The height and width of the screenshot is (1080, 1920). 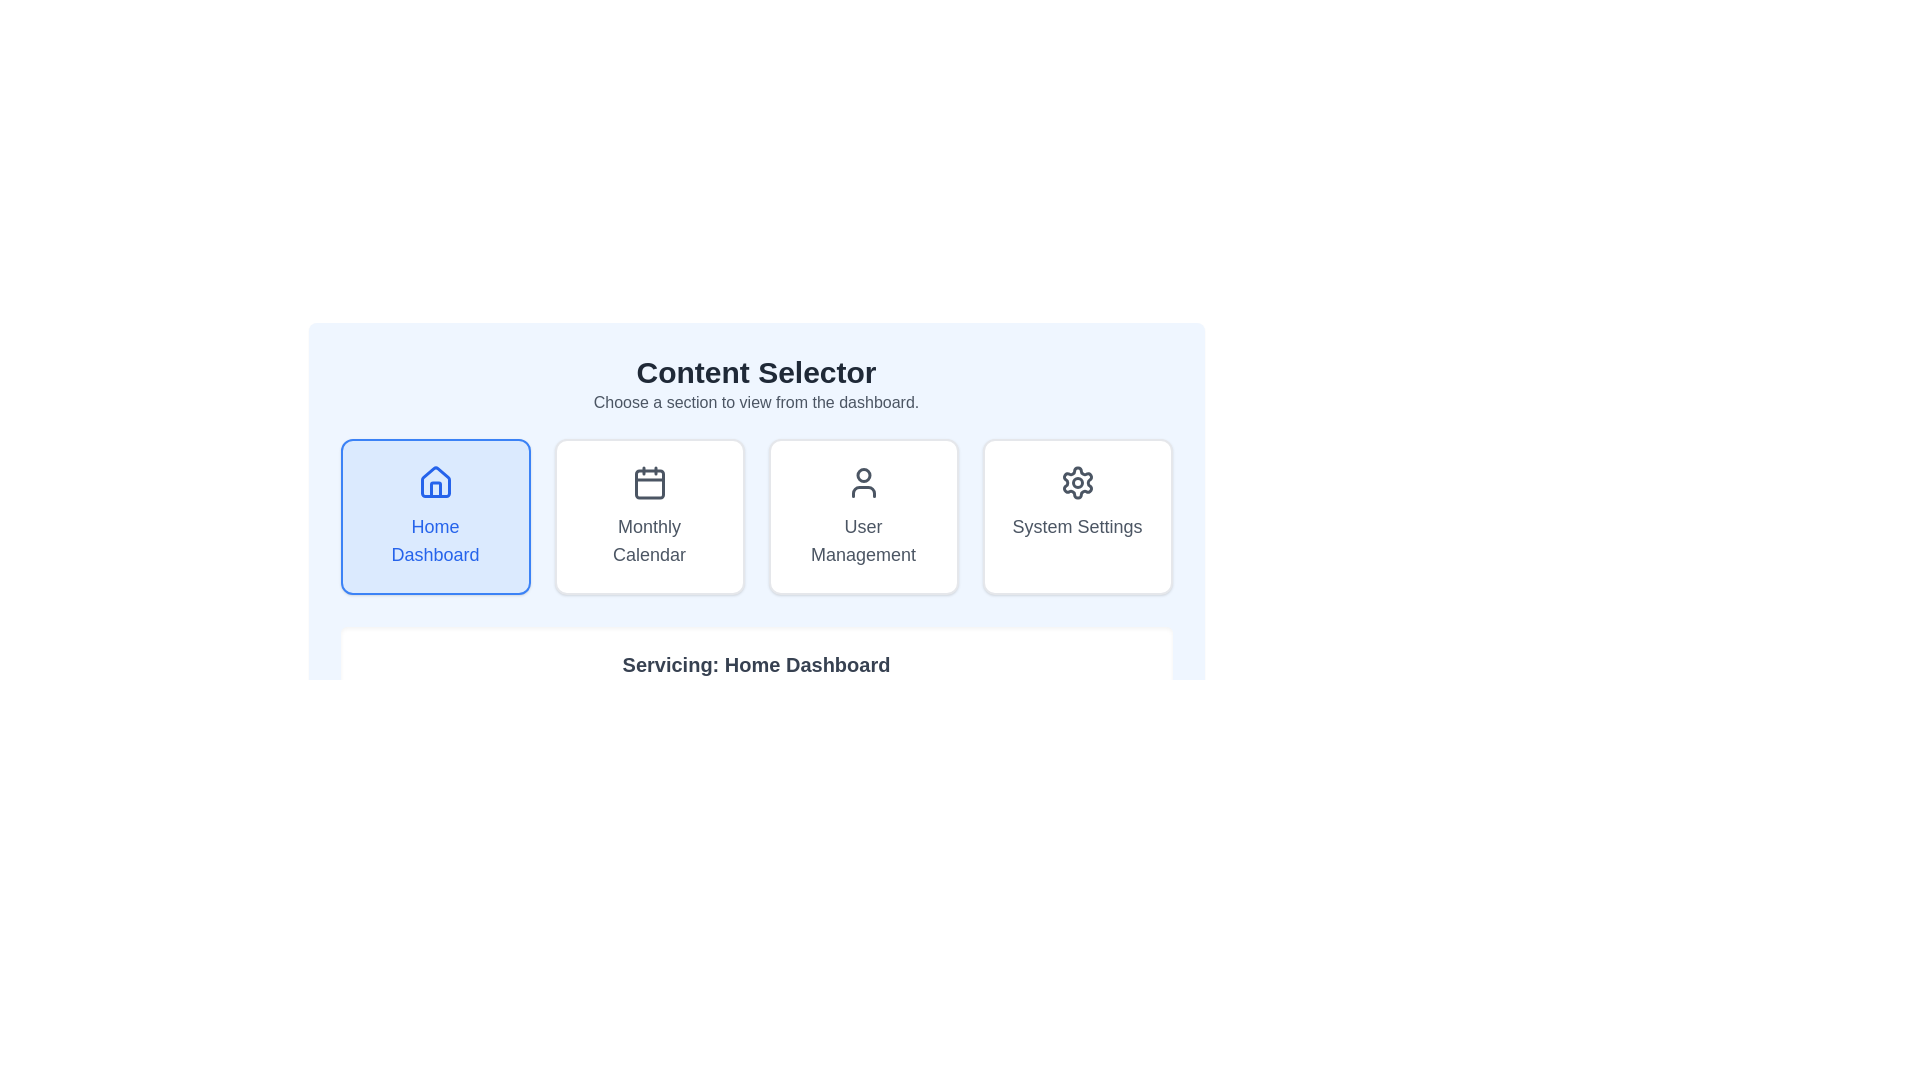 What do you see at coordinates (863, 475) in the screenshot?
I see `the circular SVG graphic element representing the head in the user management icon by clicking on its center` at bounding box center [863, 475].